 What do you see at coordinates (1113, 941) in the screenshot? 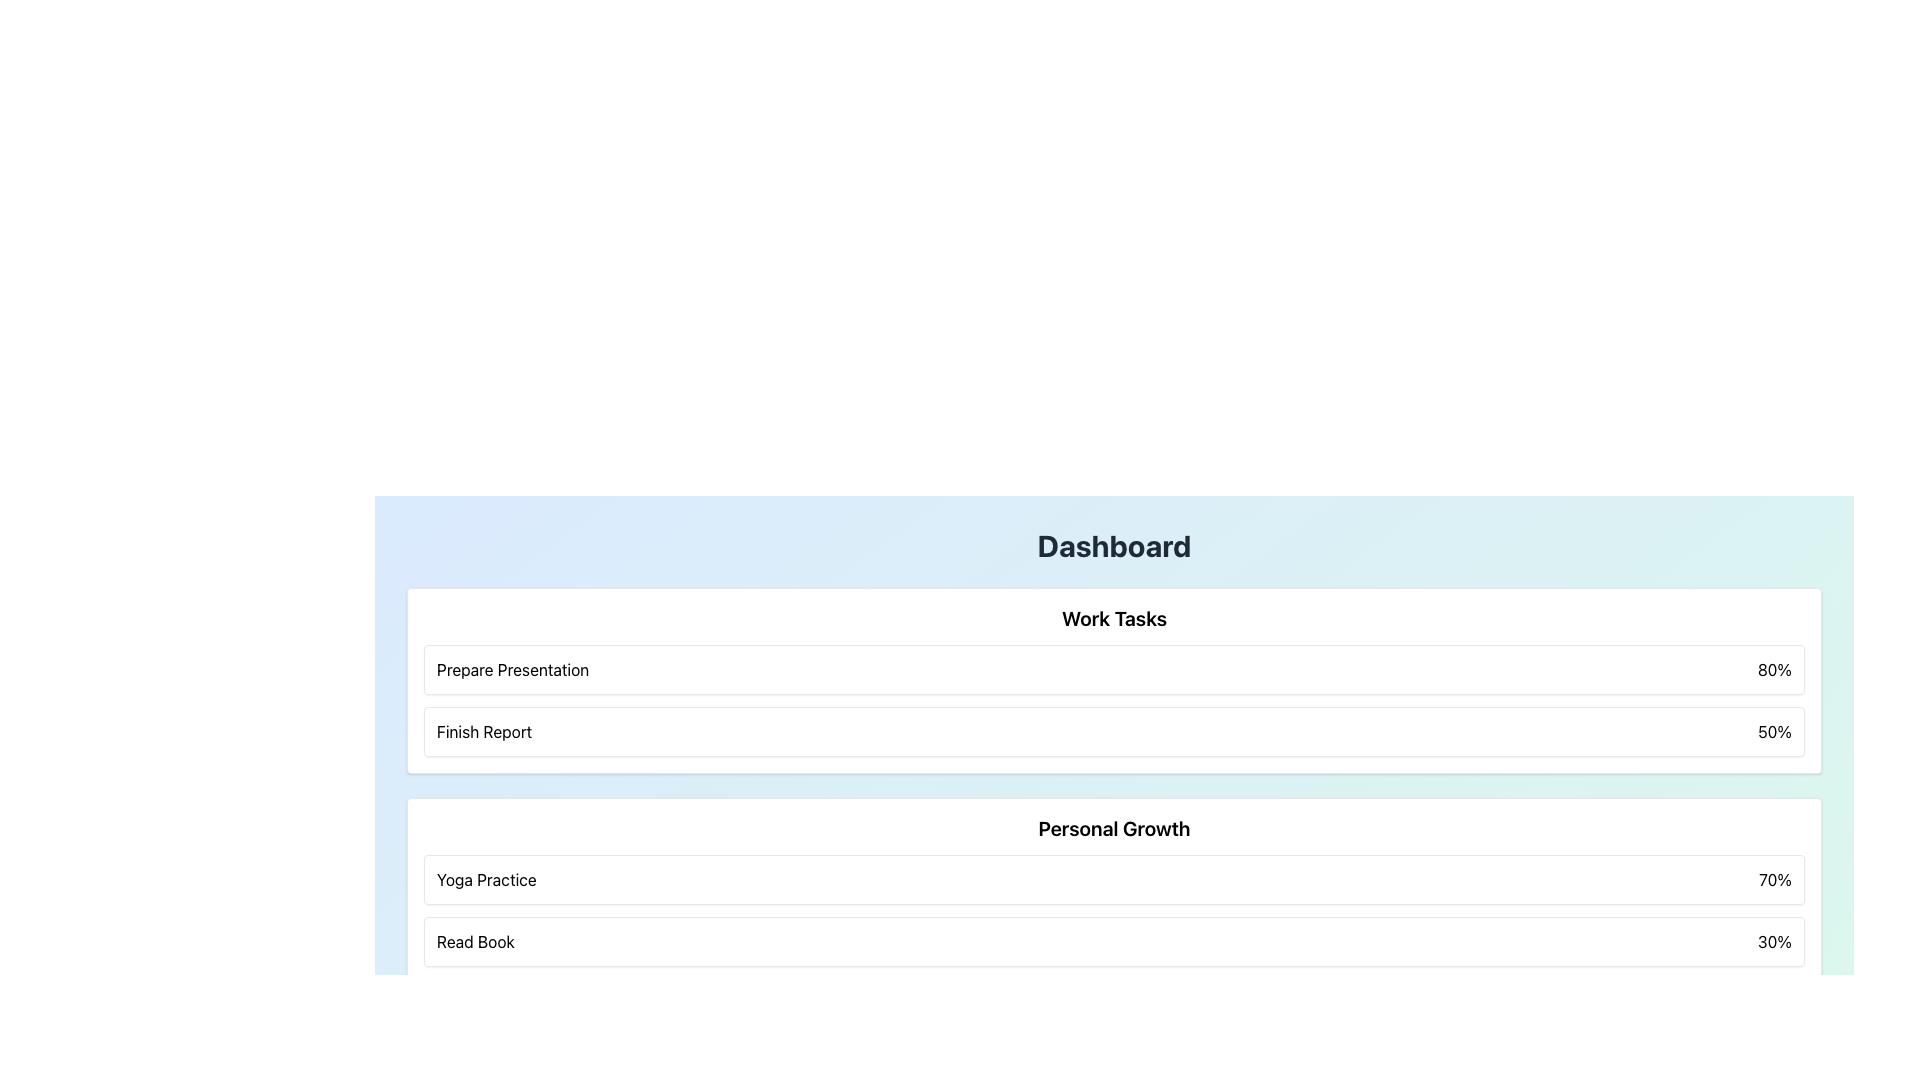
I see `information displayed in the progress item of the 'Personal Growth' section, which indicates the completion percentage of the 'Yoga Practice' activity` at bounding box center [1113, 941].